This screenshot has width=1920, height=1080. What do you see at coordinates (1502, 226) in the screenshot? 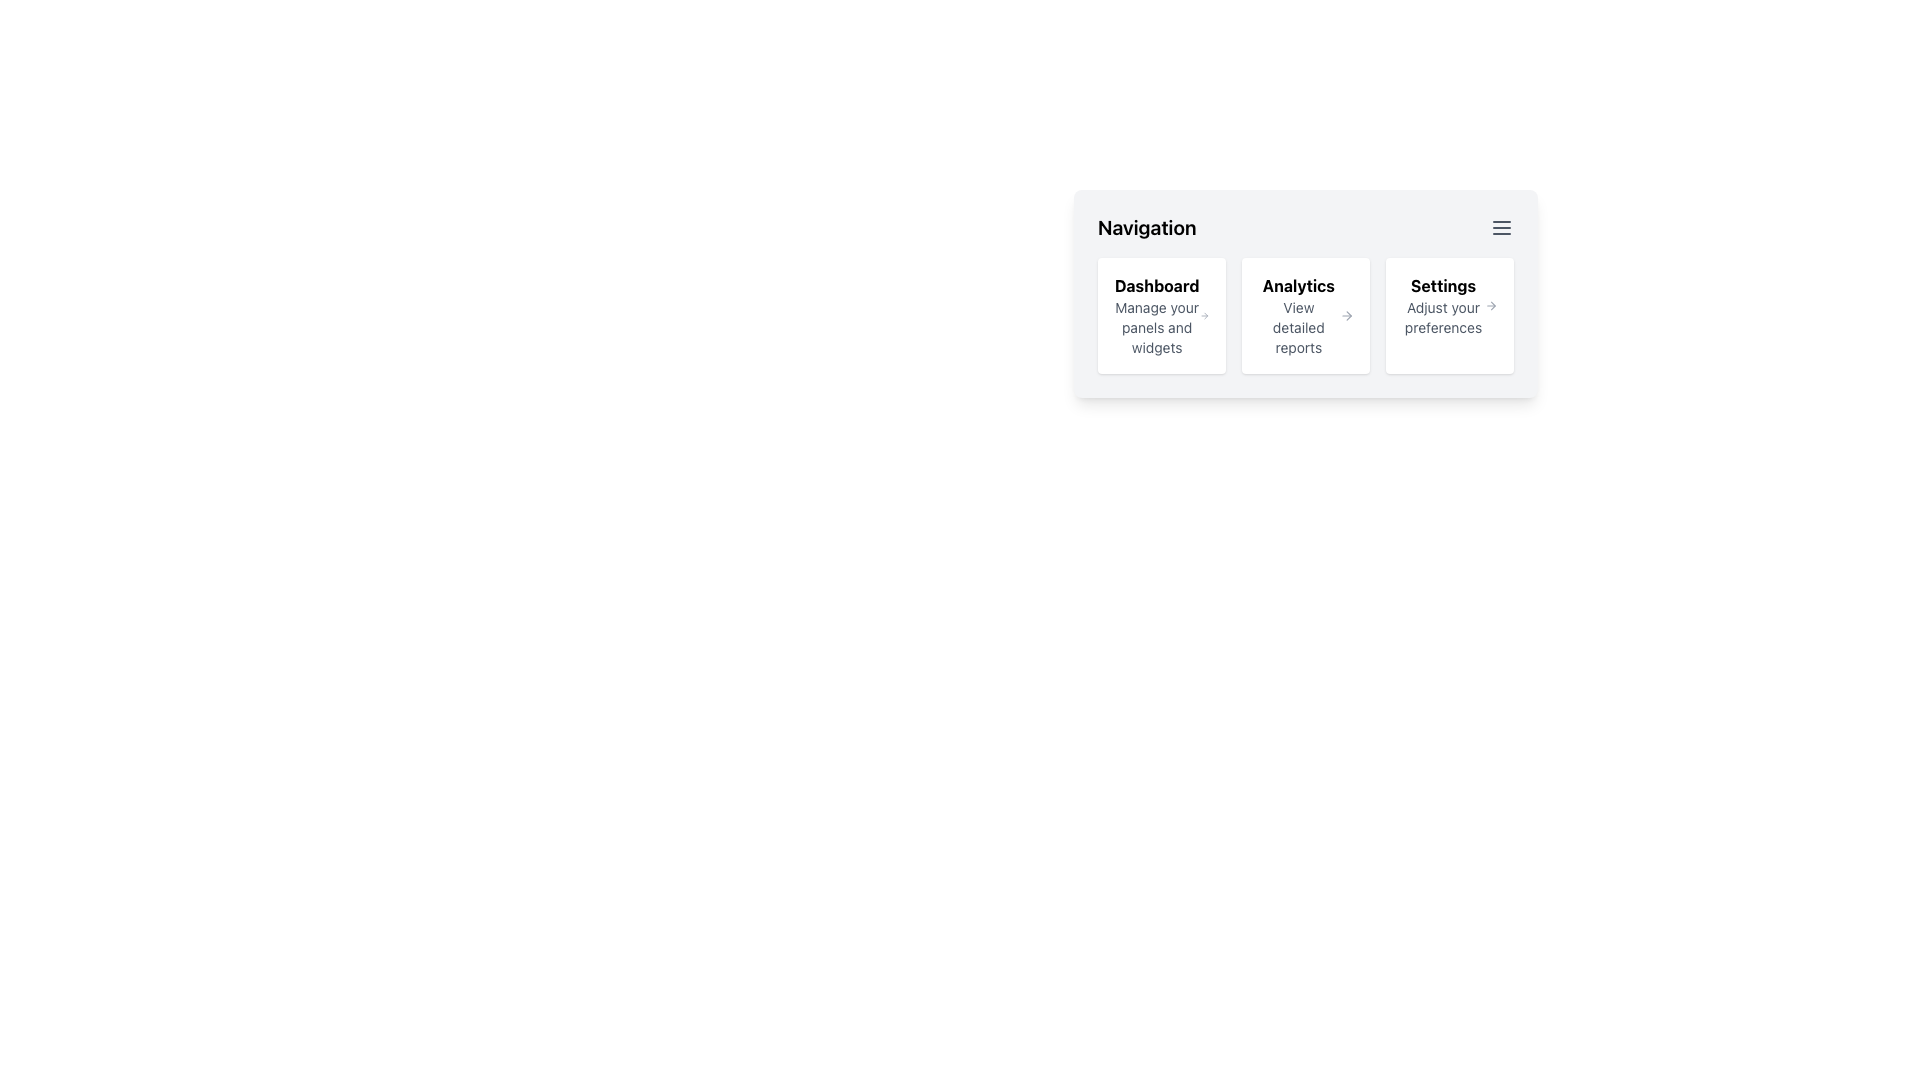
I see `the icon-based button represented by three horizontal lines in the top-right corner of the 'Navigation' box` at bounding box center [1502, 226].